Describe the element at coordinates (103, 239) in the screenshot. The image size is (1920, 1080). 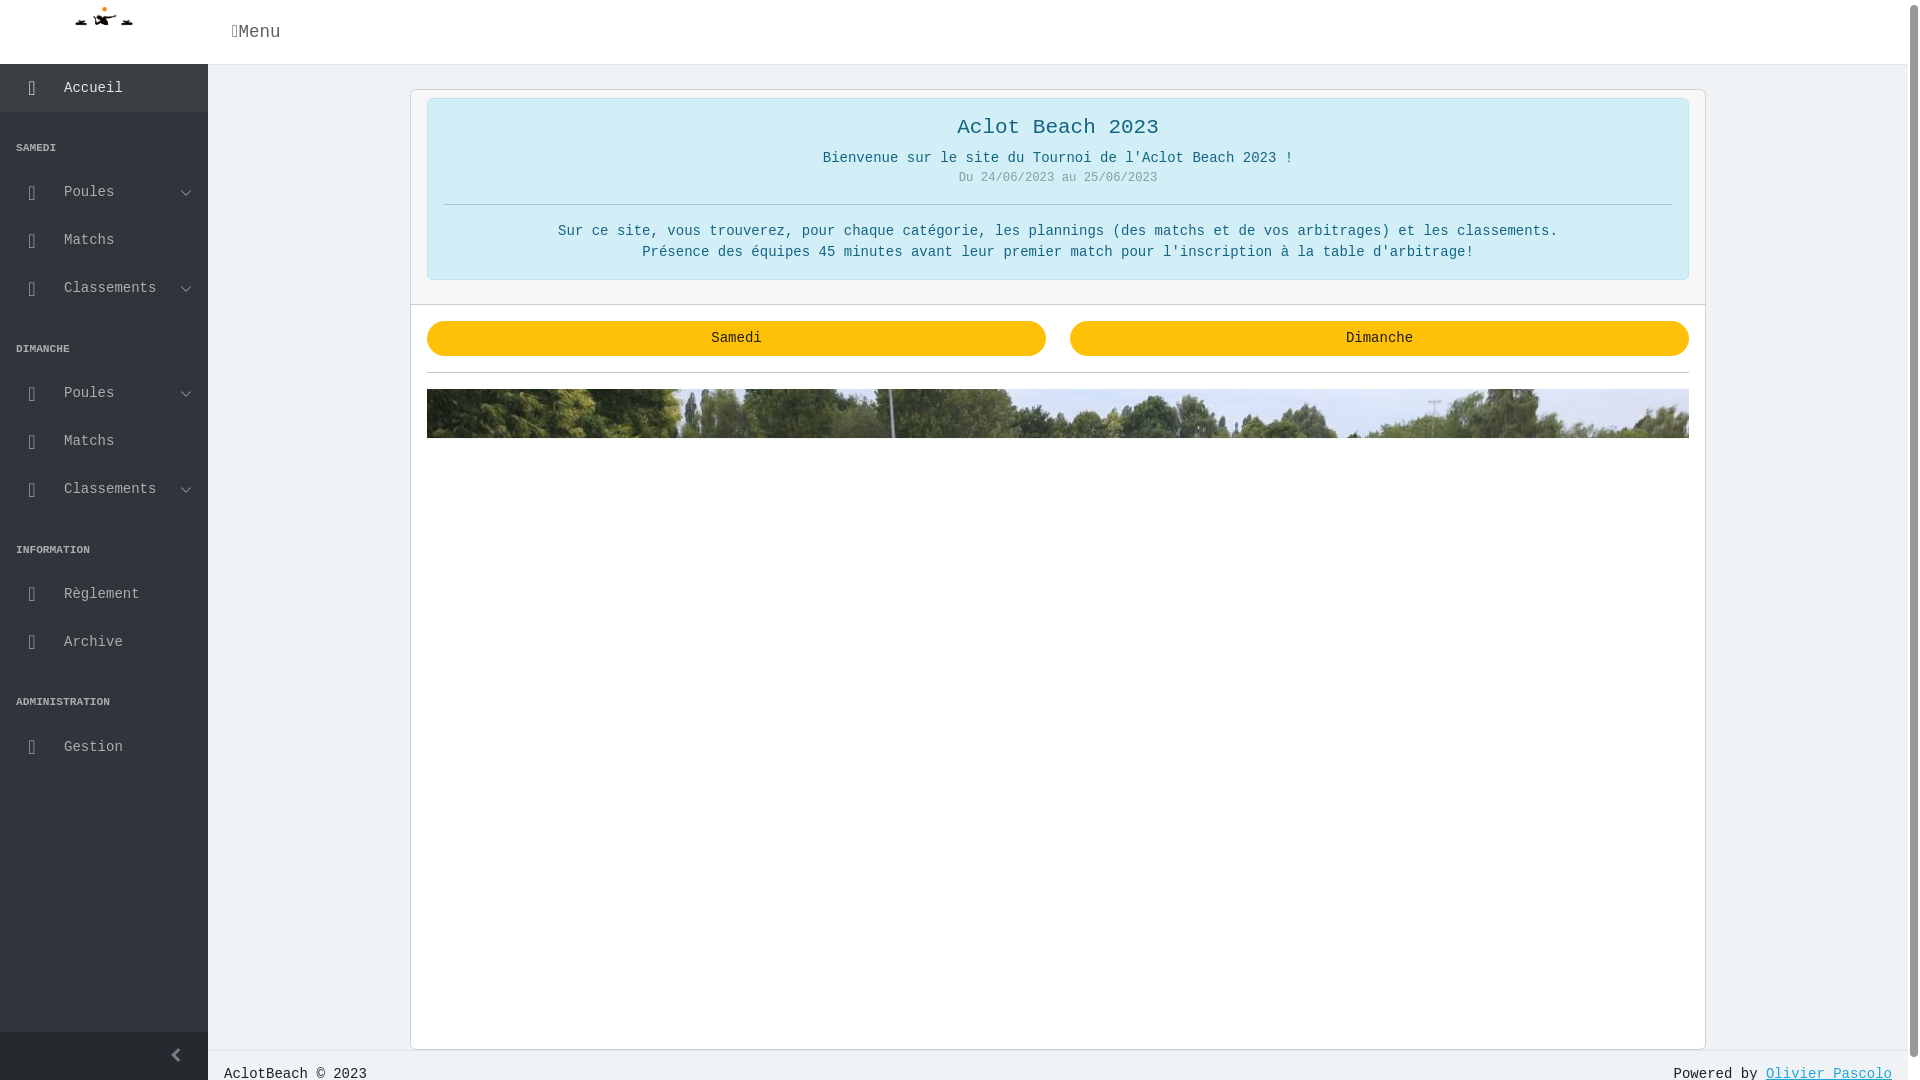
I see `'Matchs'` at that location.